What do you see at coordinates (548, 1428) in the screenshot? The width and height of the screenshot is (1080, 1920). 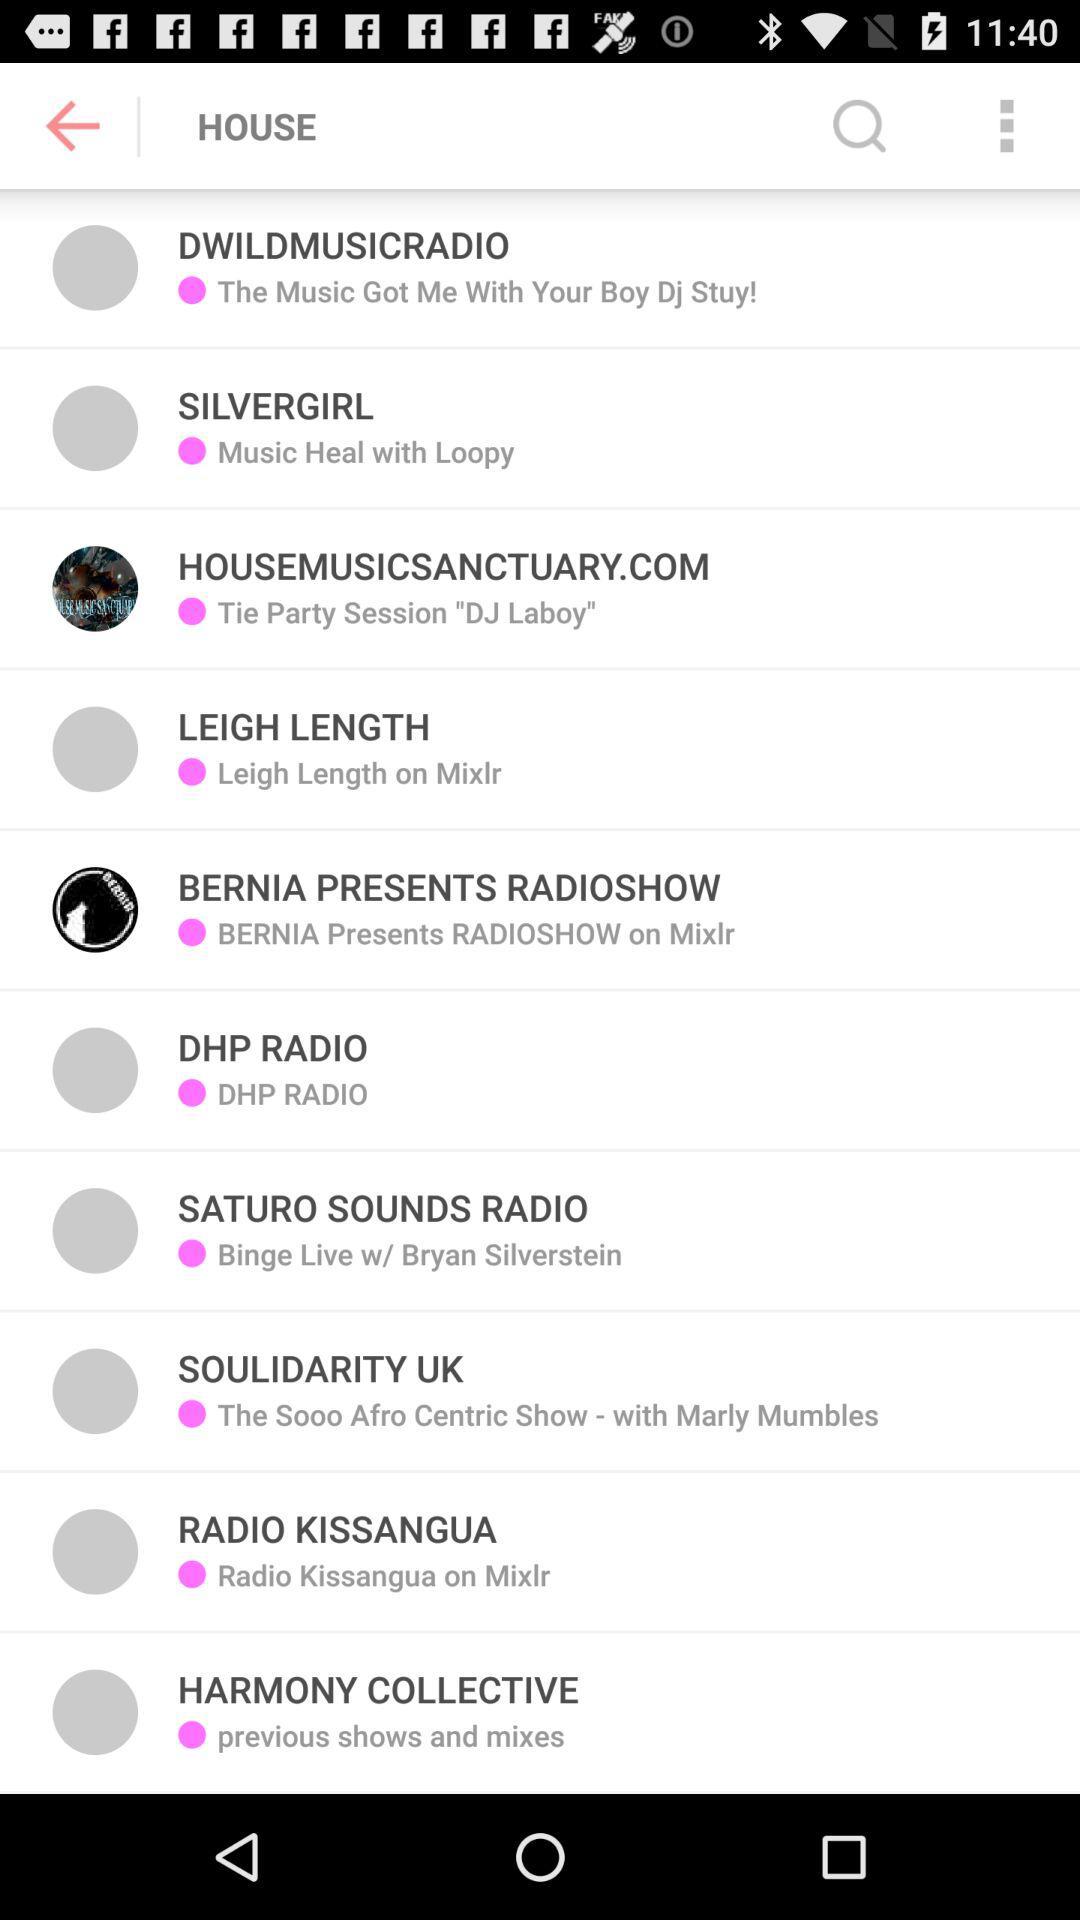 I see `the item above radio kissangua icon` at bounding box center [548, 1428].